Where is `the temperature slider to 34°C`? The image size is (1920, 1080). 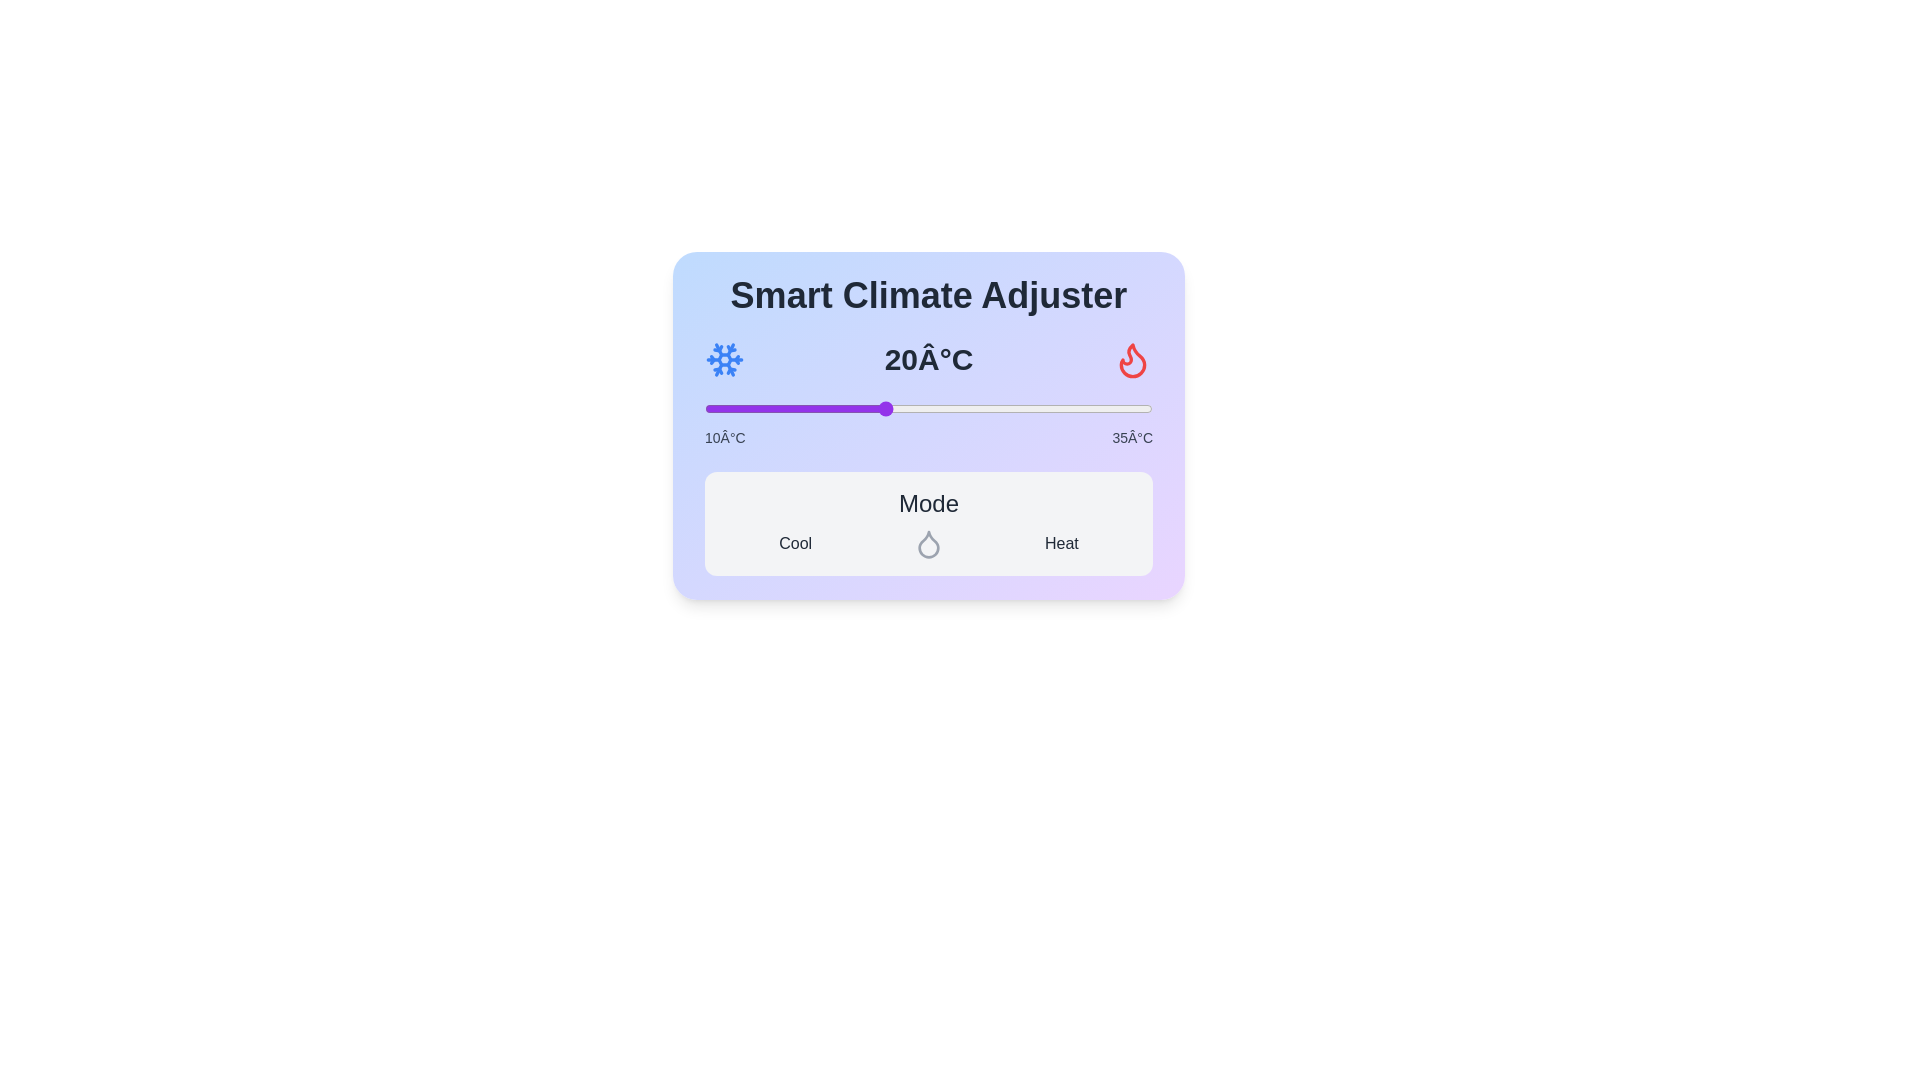 the temperature slider to 34°C is located at coordinates (1135, 407).